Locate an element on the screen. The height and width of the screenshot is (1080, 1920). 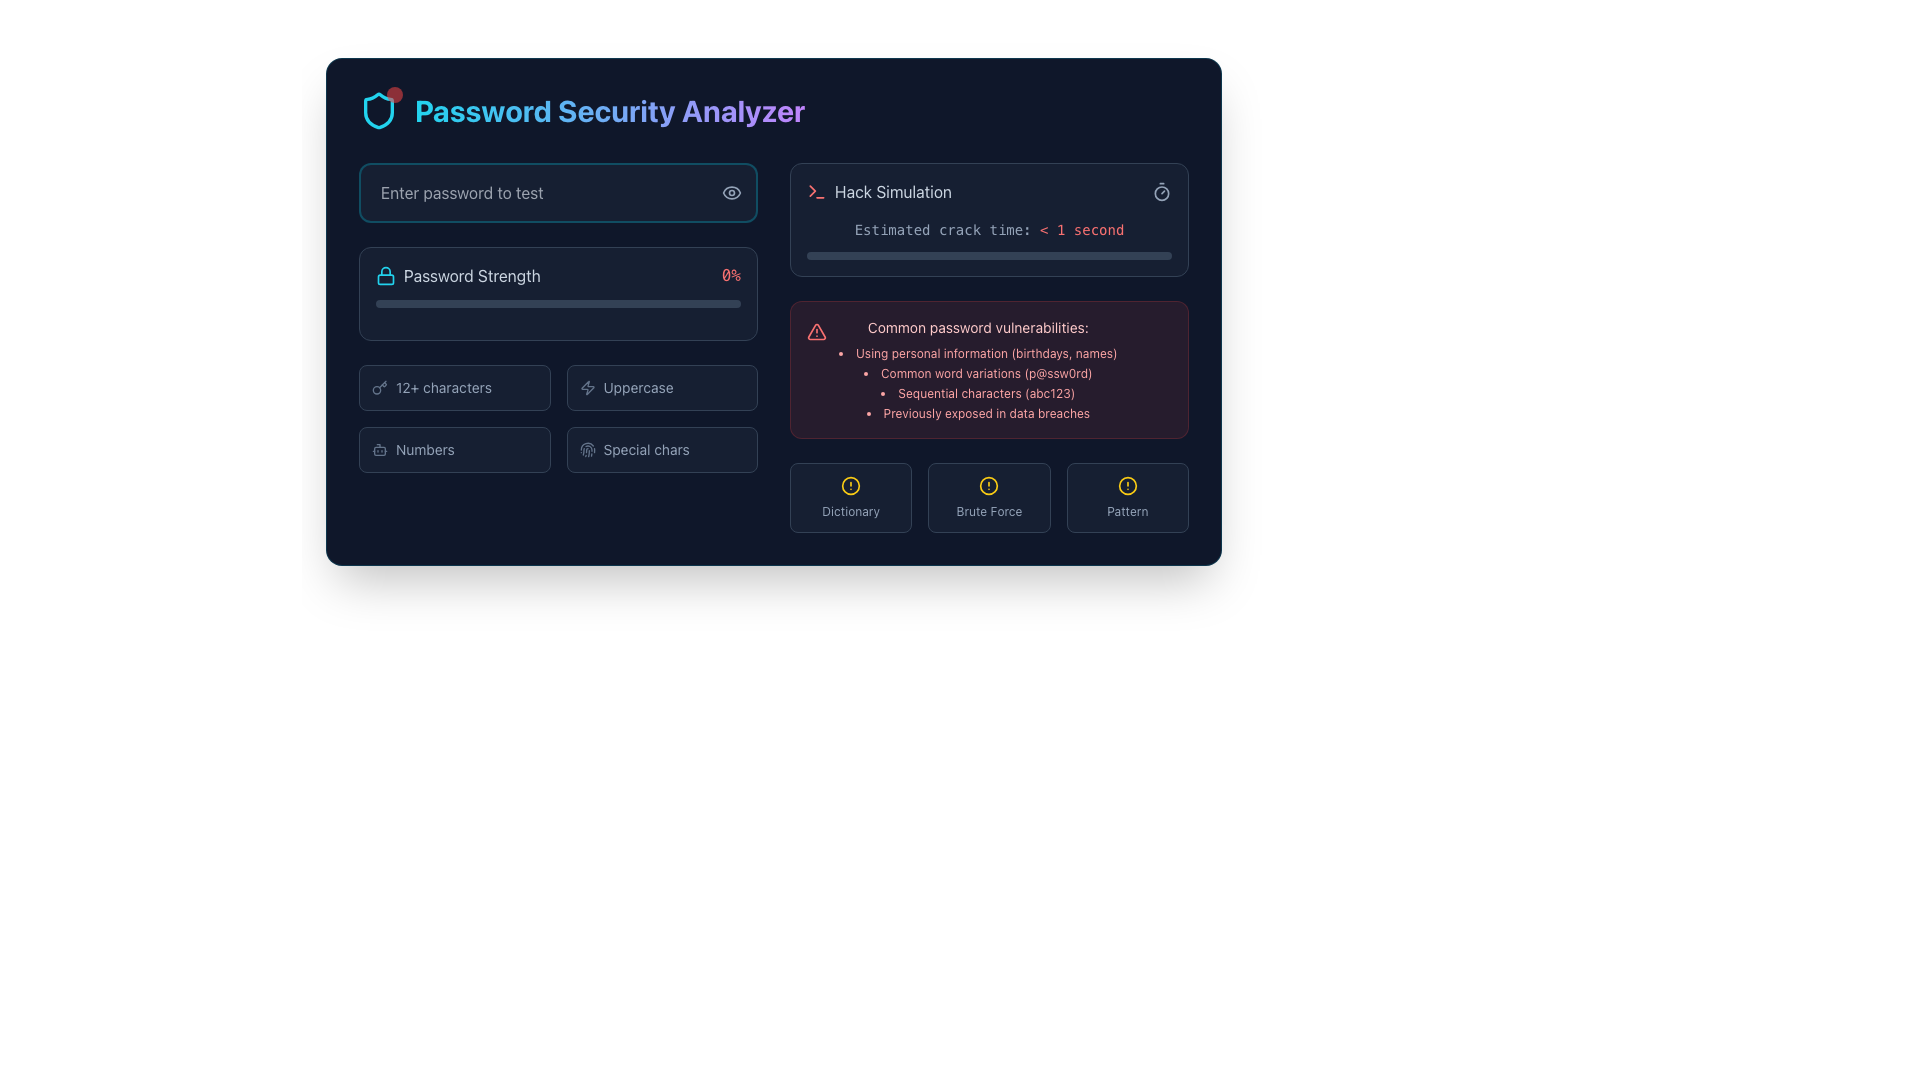
the small key icon with a minimalist design located to the left of the text '12+ characters' in the password requirement section is located at coordinates (379, 388).